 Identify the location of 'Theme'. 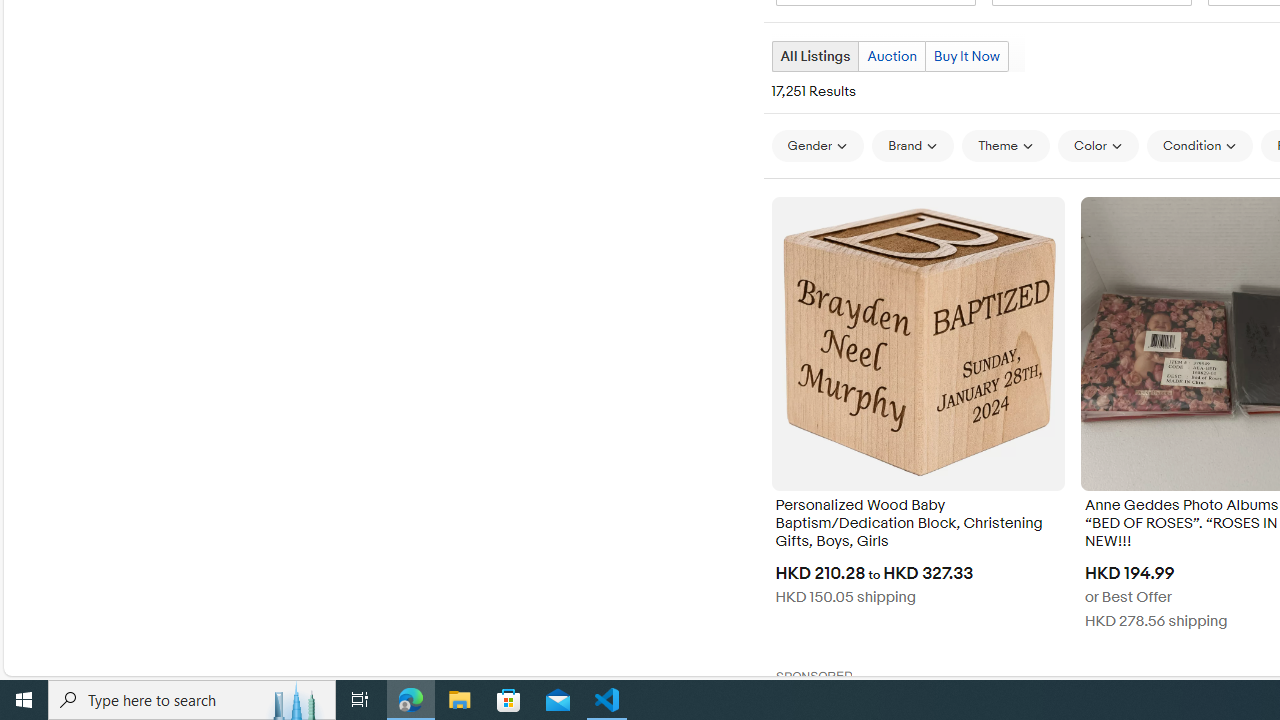
(1006, 144).